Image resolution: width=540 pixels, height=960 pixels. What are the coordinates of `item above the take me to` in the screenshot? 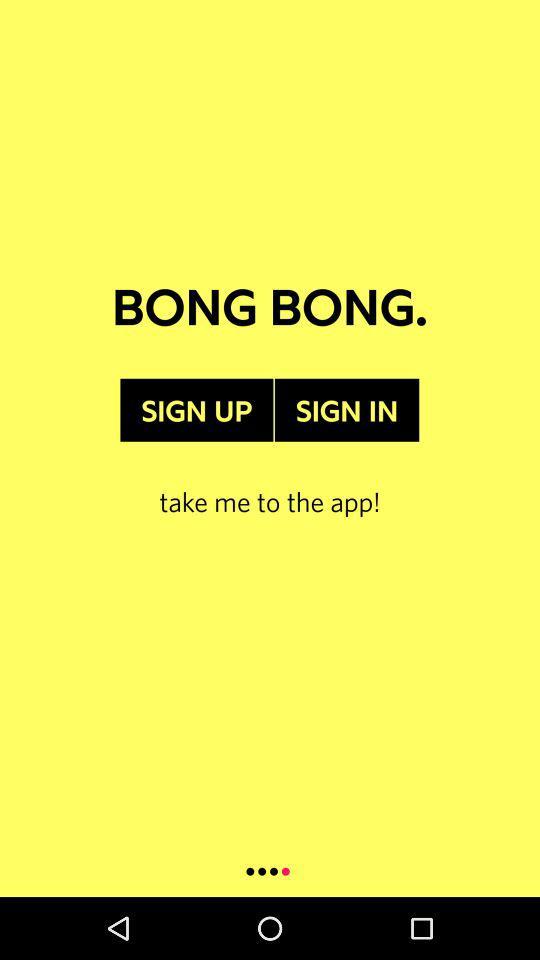 It's located at (346, 409).